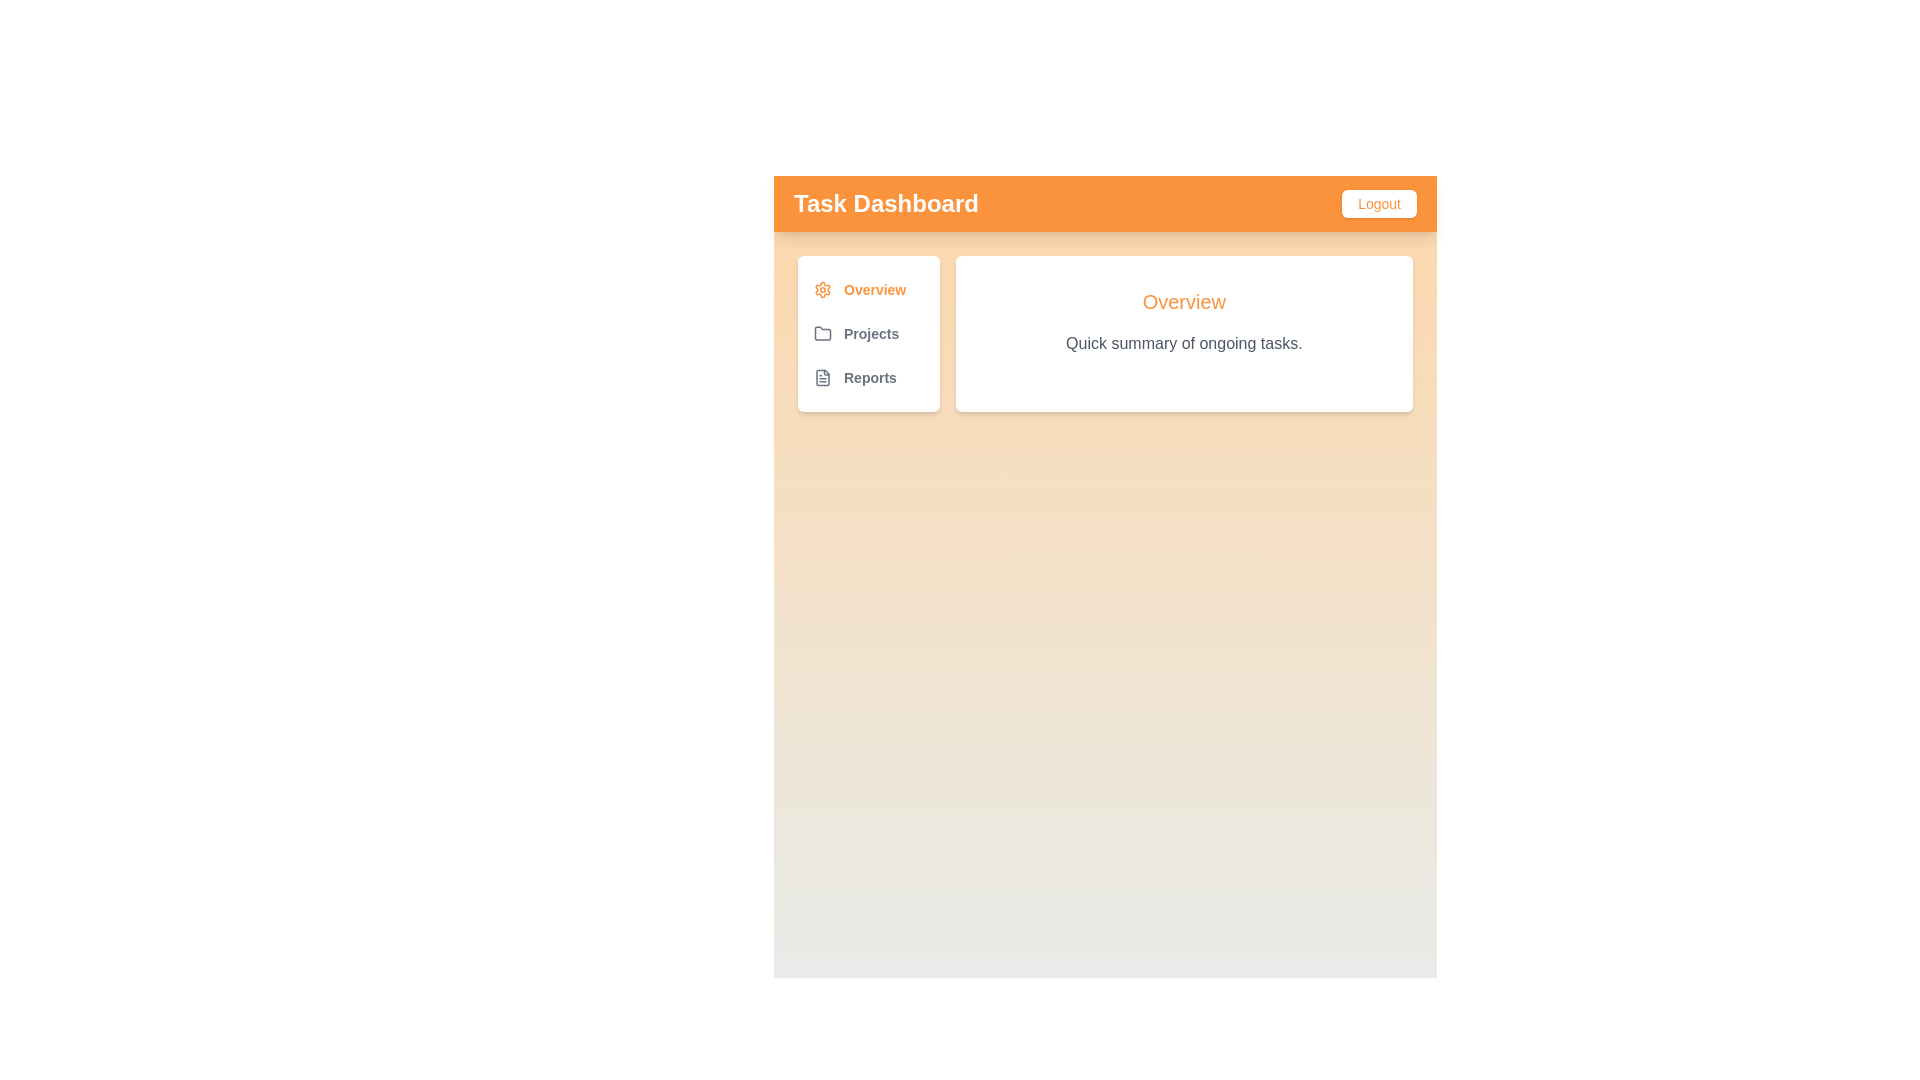 The width and height of the screenshot is (1920, 1080). I want to click on the settings icon, so click(822, 289).